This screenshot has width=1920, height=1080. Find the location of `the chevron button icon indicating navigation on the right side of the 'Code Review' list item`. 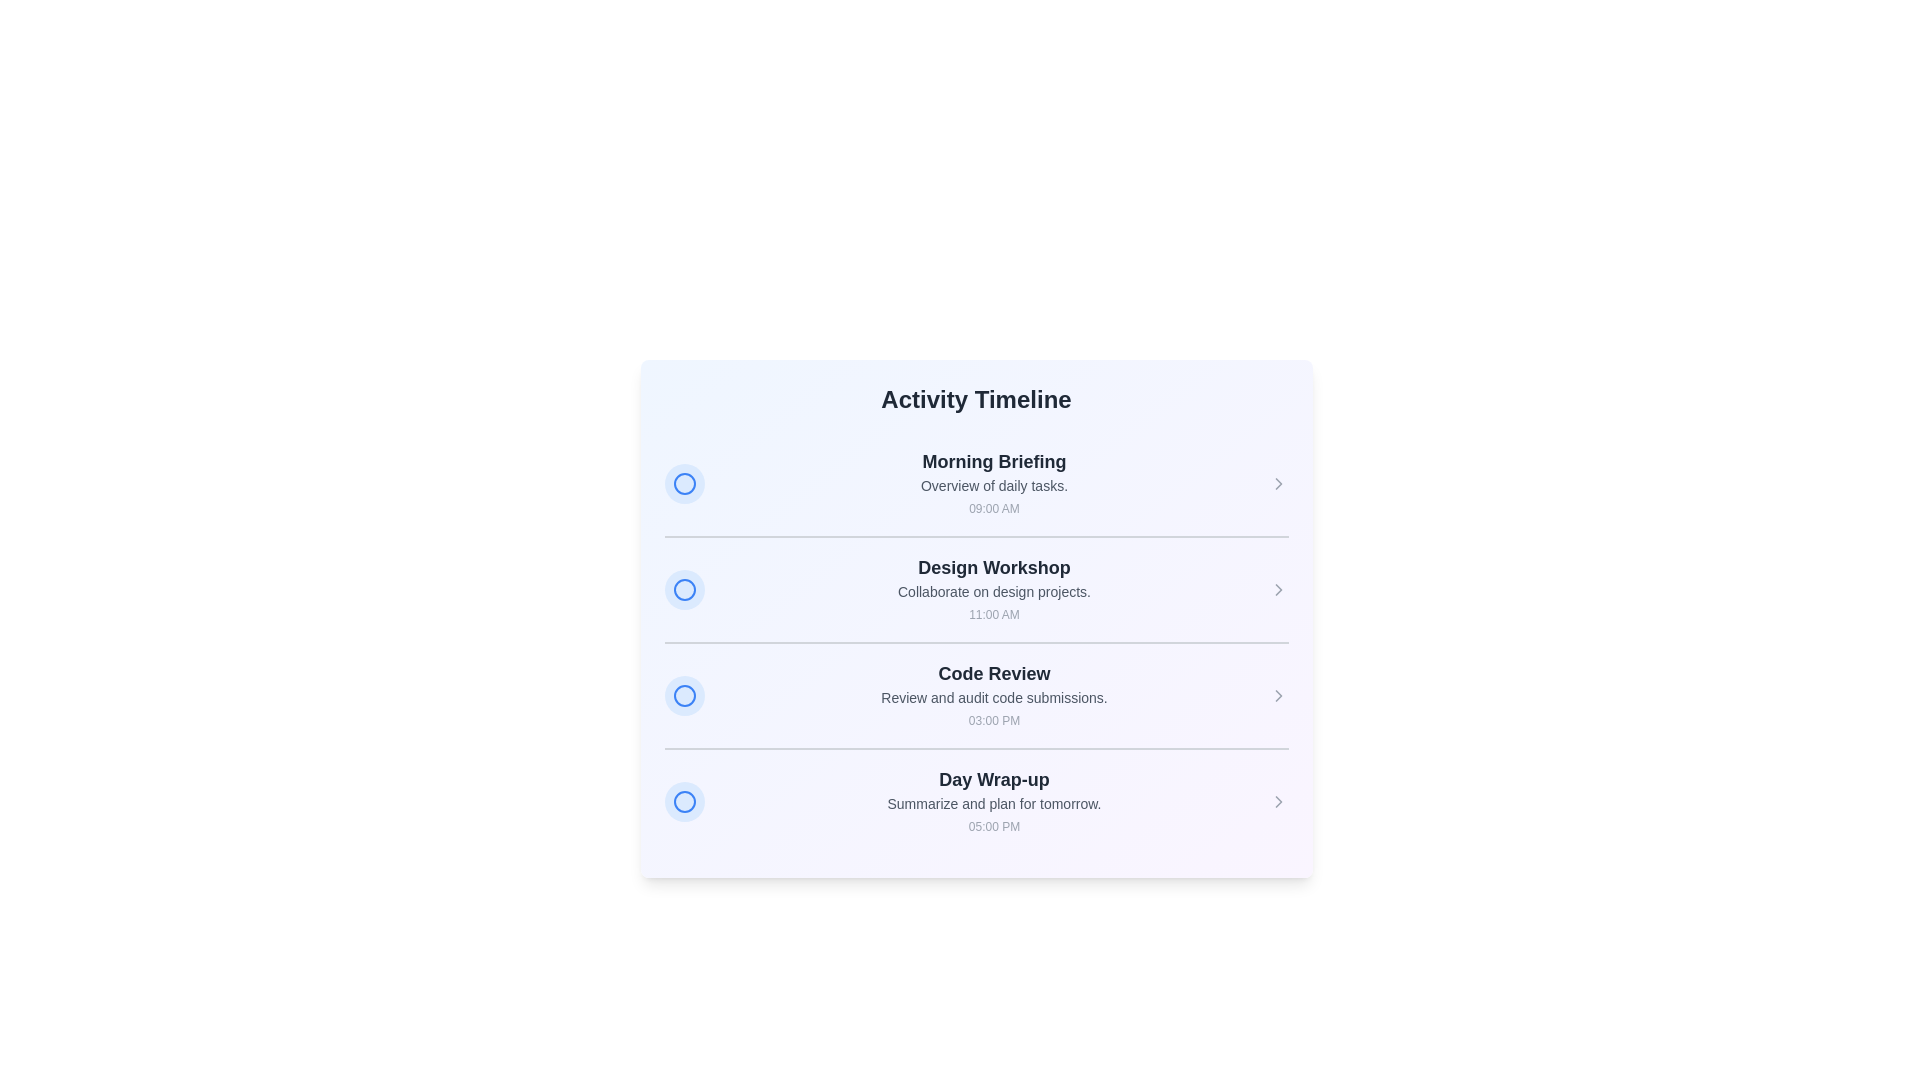

the chevron button icon indicating navigation on the right side of the 'Code Review' list item is located at coordinates (1277, 694).